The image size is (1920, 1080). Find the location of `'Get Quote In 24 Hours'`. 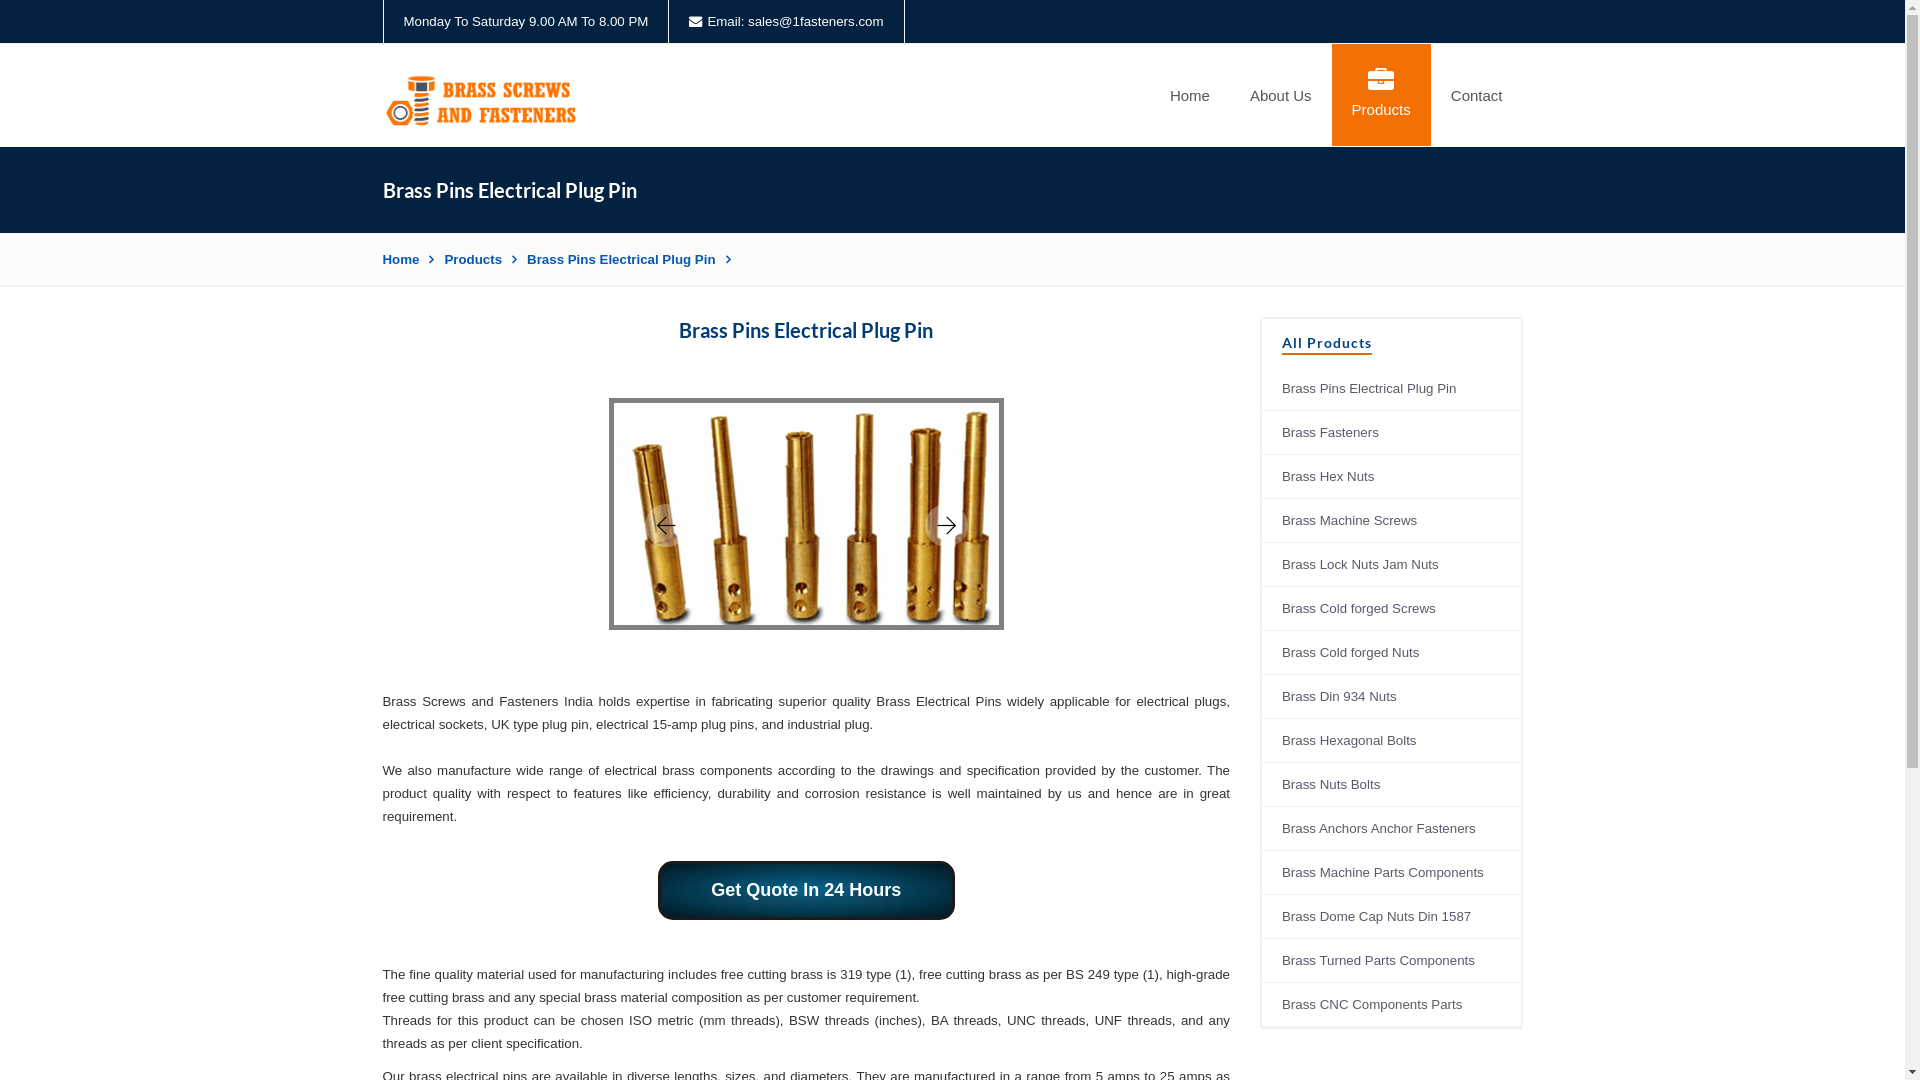

'Get Quote In 24 Hours' is located at coordinates (806, 889).